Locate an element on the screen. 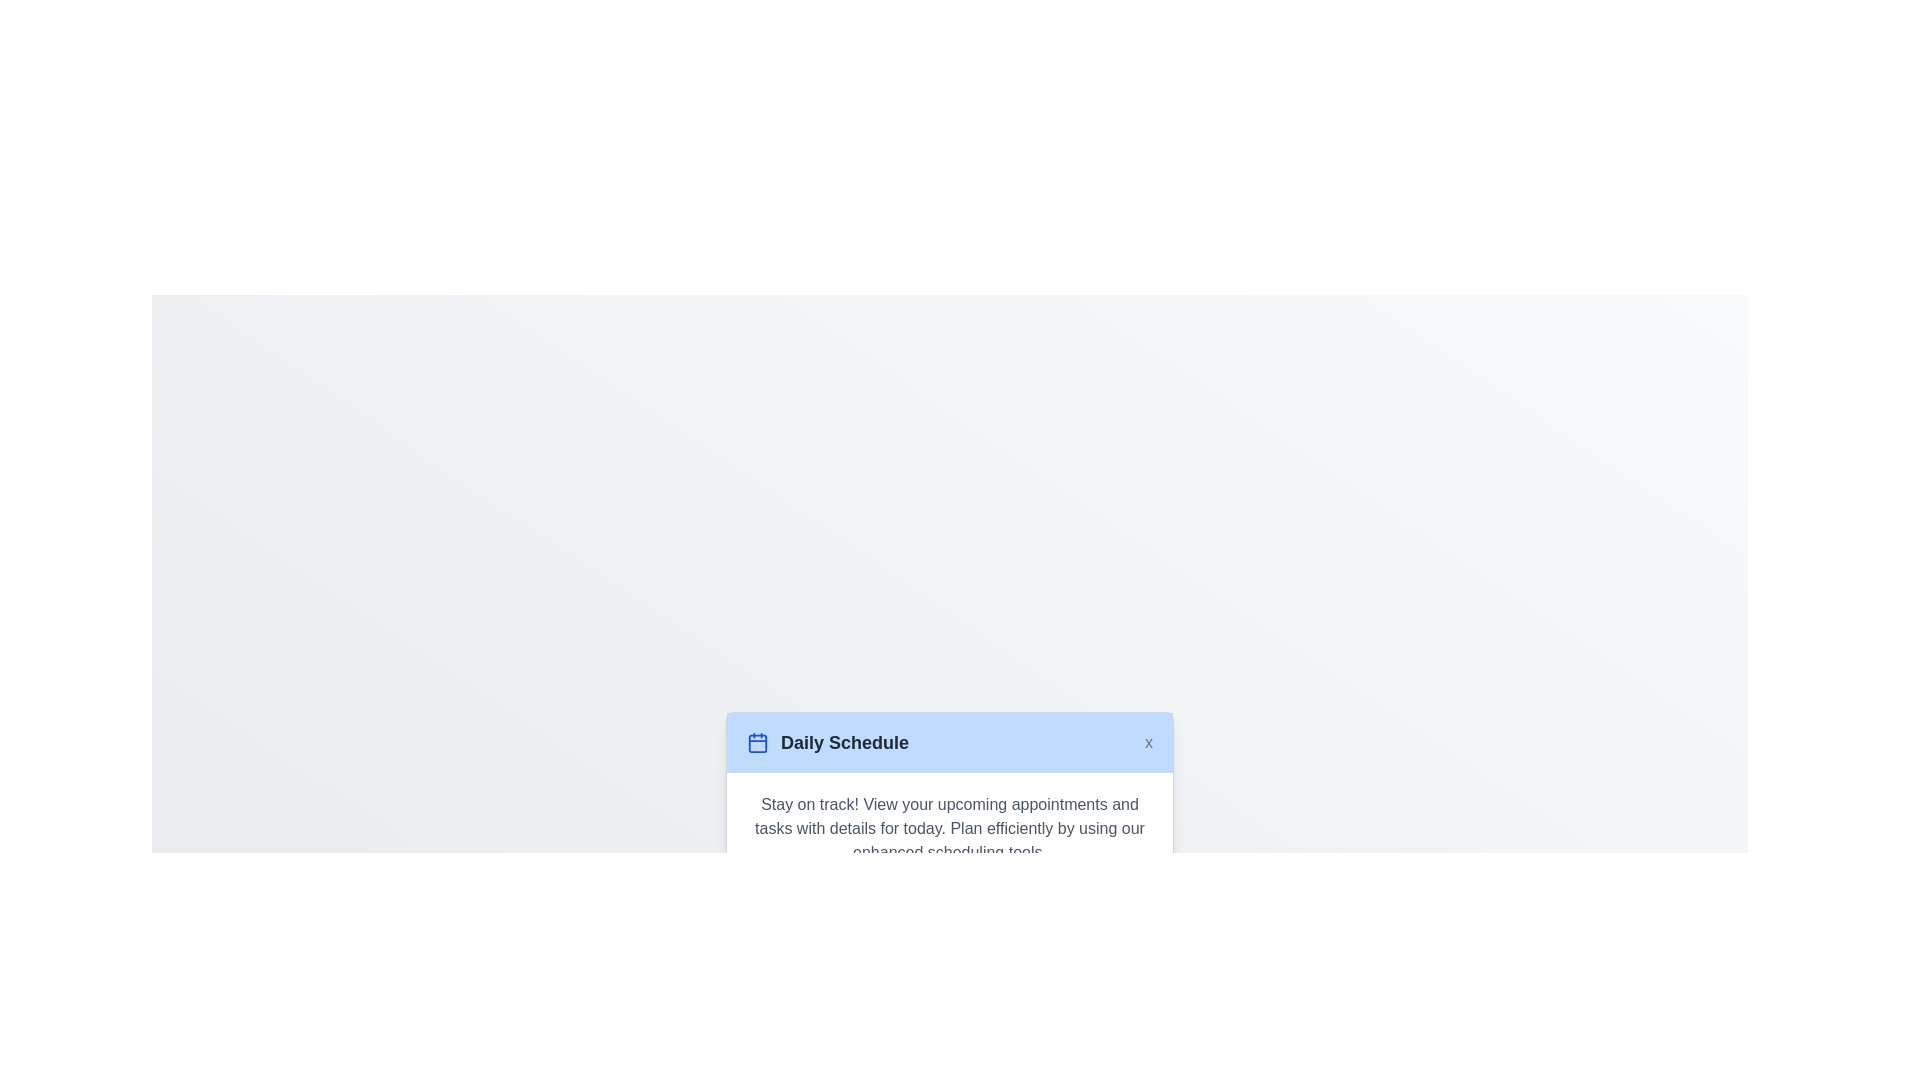 The image size is (1920, 1080). the close button represented by the 'x' icon located in the upper right corner of the blue 'Daily Schedule' section is located at coordinates (1148, 741).